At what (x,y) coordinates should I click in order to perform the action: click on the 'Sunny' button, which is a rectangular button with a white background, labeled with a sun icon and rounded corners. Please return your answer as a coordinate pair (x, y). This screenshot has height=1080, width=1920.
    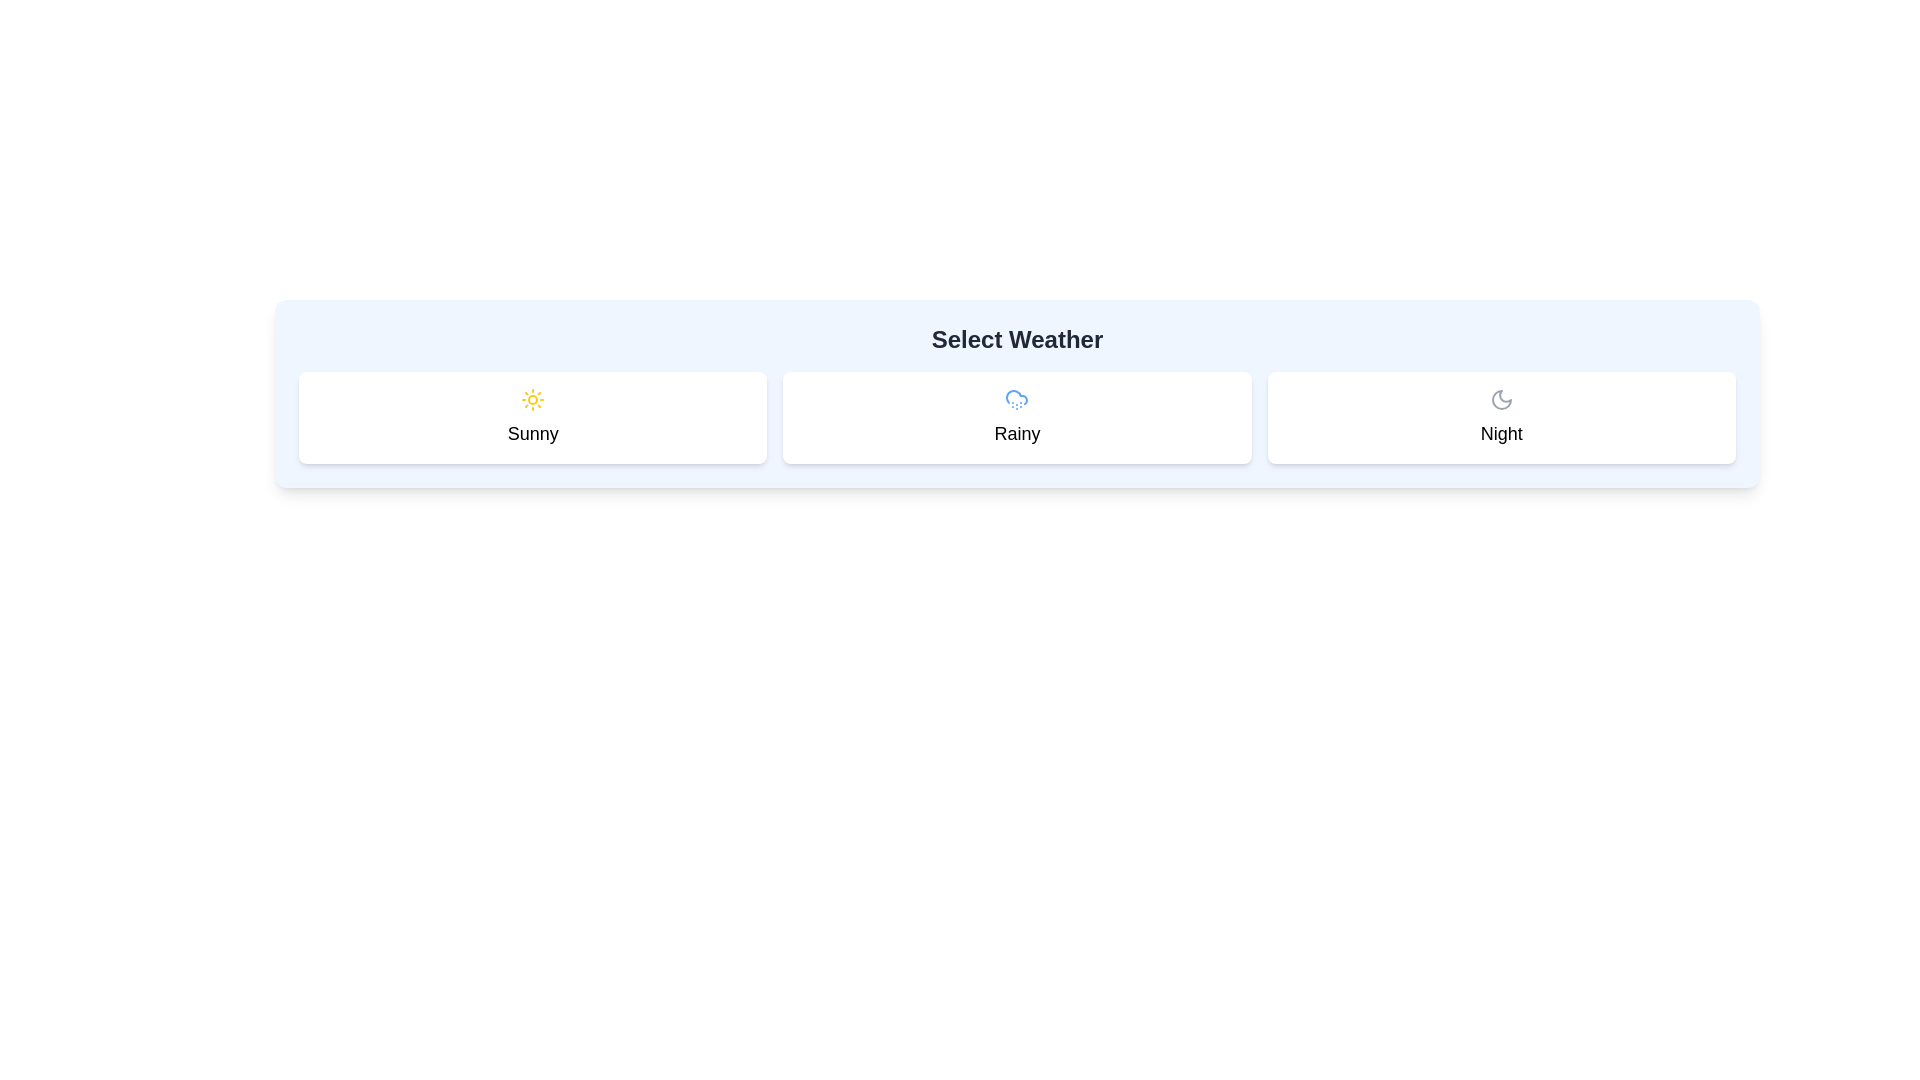
    Looking at the image, I should click on (533, 416).